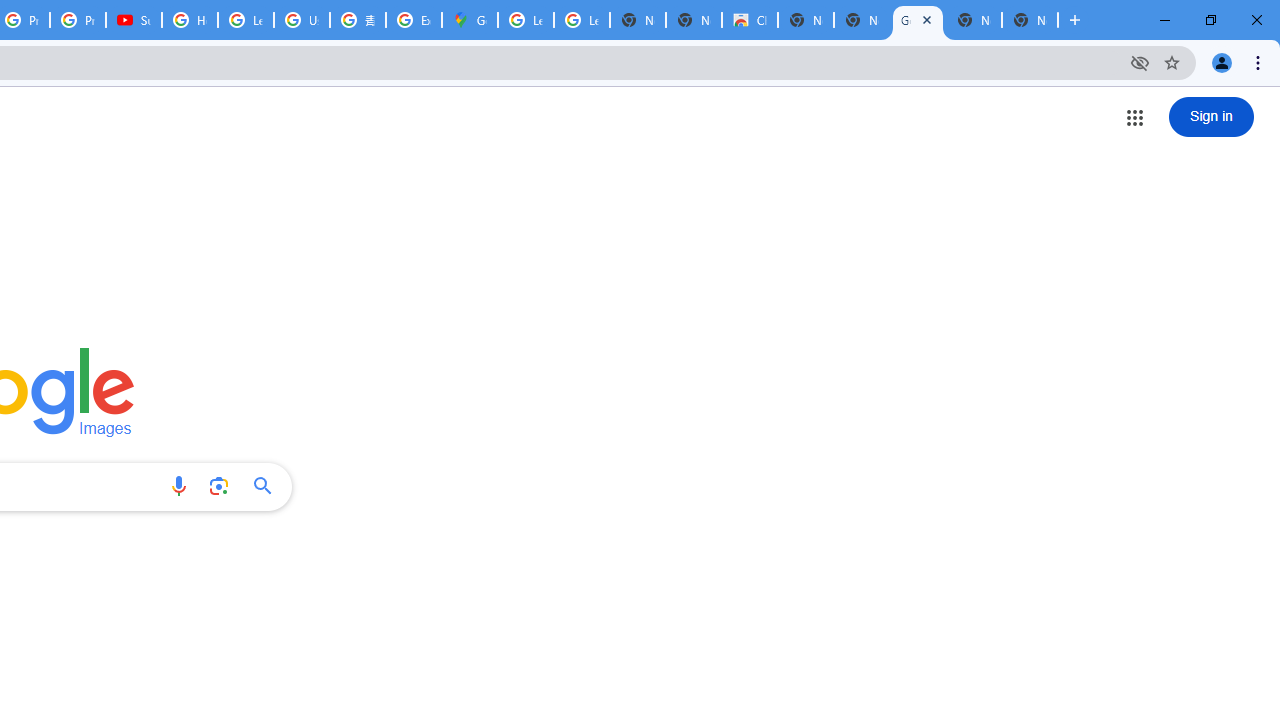  Describe the element at coordinates (133, 20) in the screenshot. I see `'Subscriptions - YouTube'` at that location.